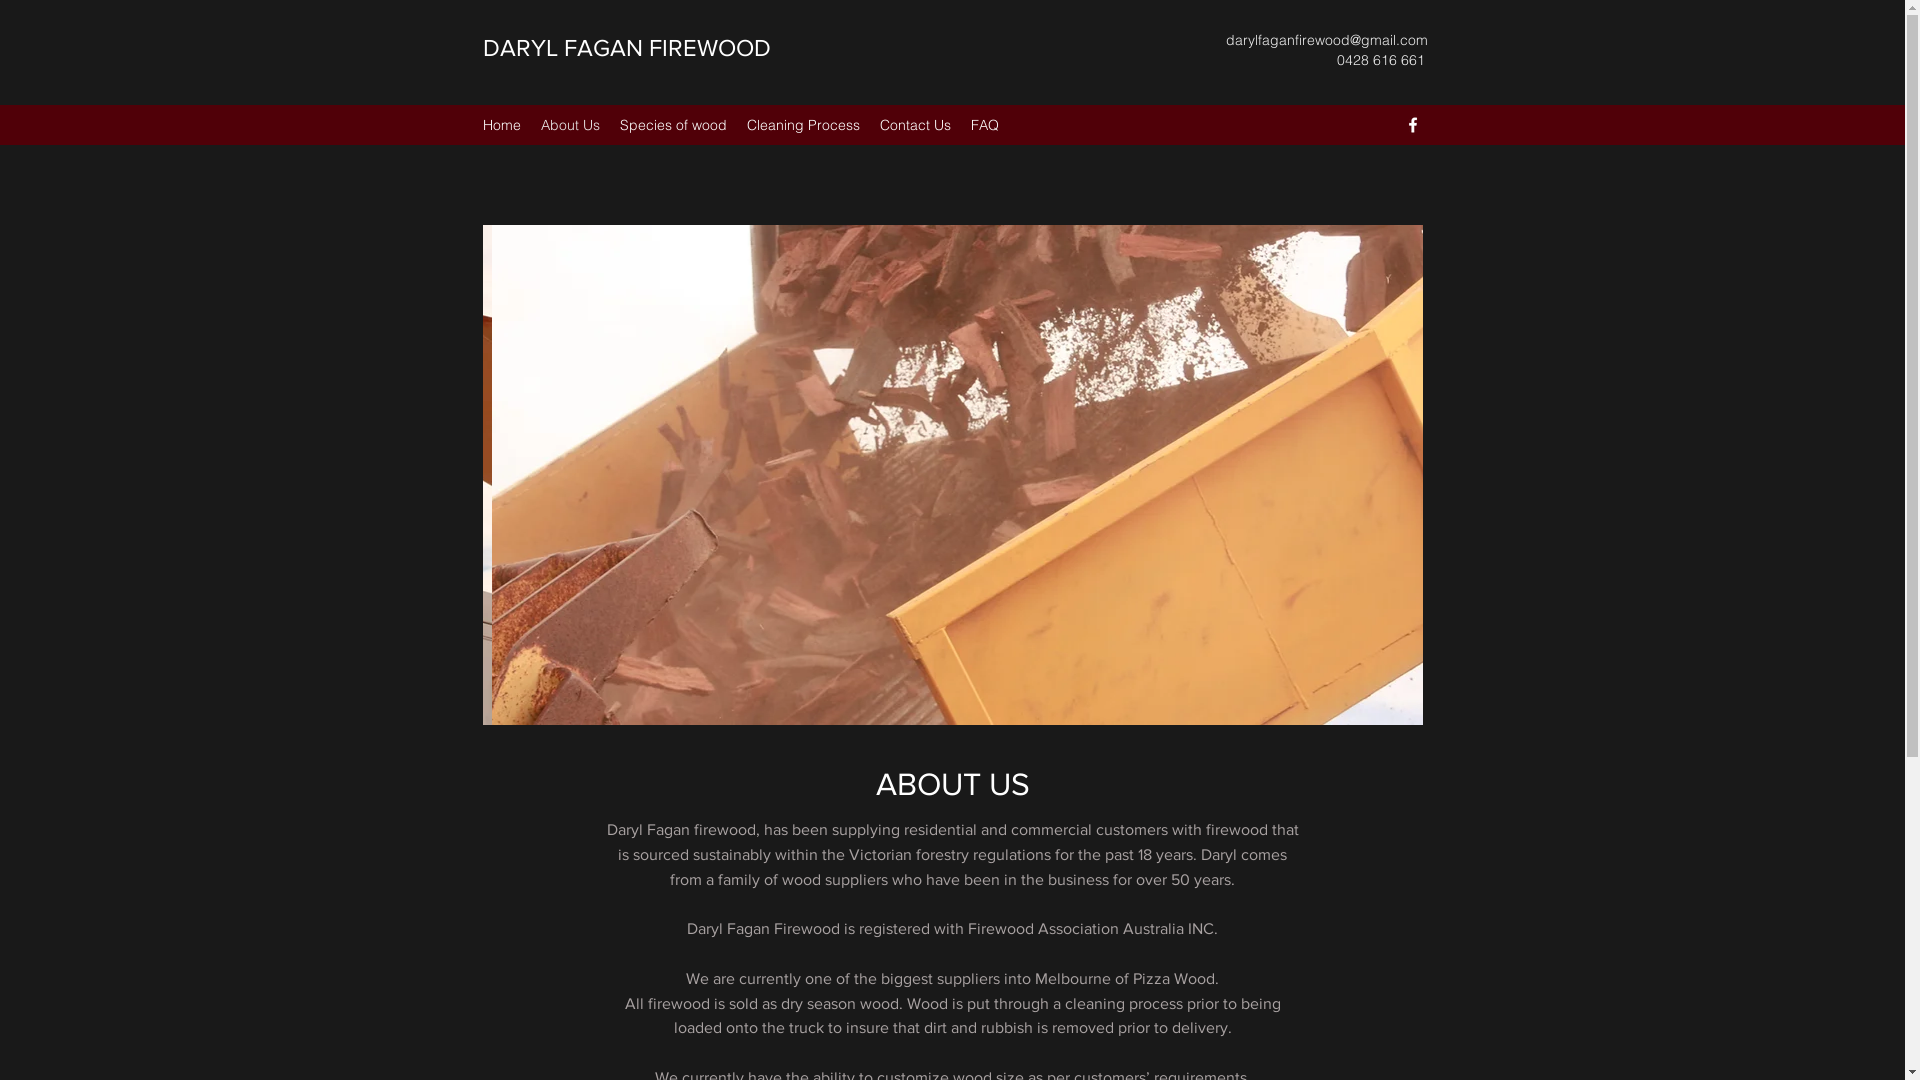 This screenshot has width=1920, height=1080. I want to click on 'About Us', so click(568, 124).